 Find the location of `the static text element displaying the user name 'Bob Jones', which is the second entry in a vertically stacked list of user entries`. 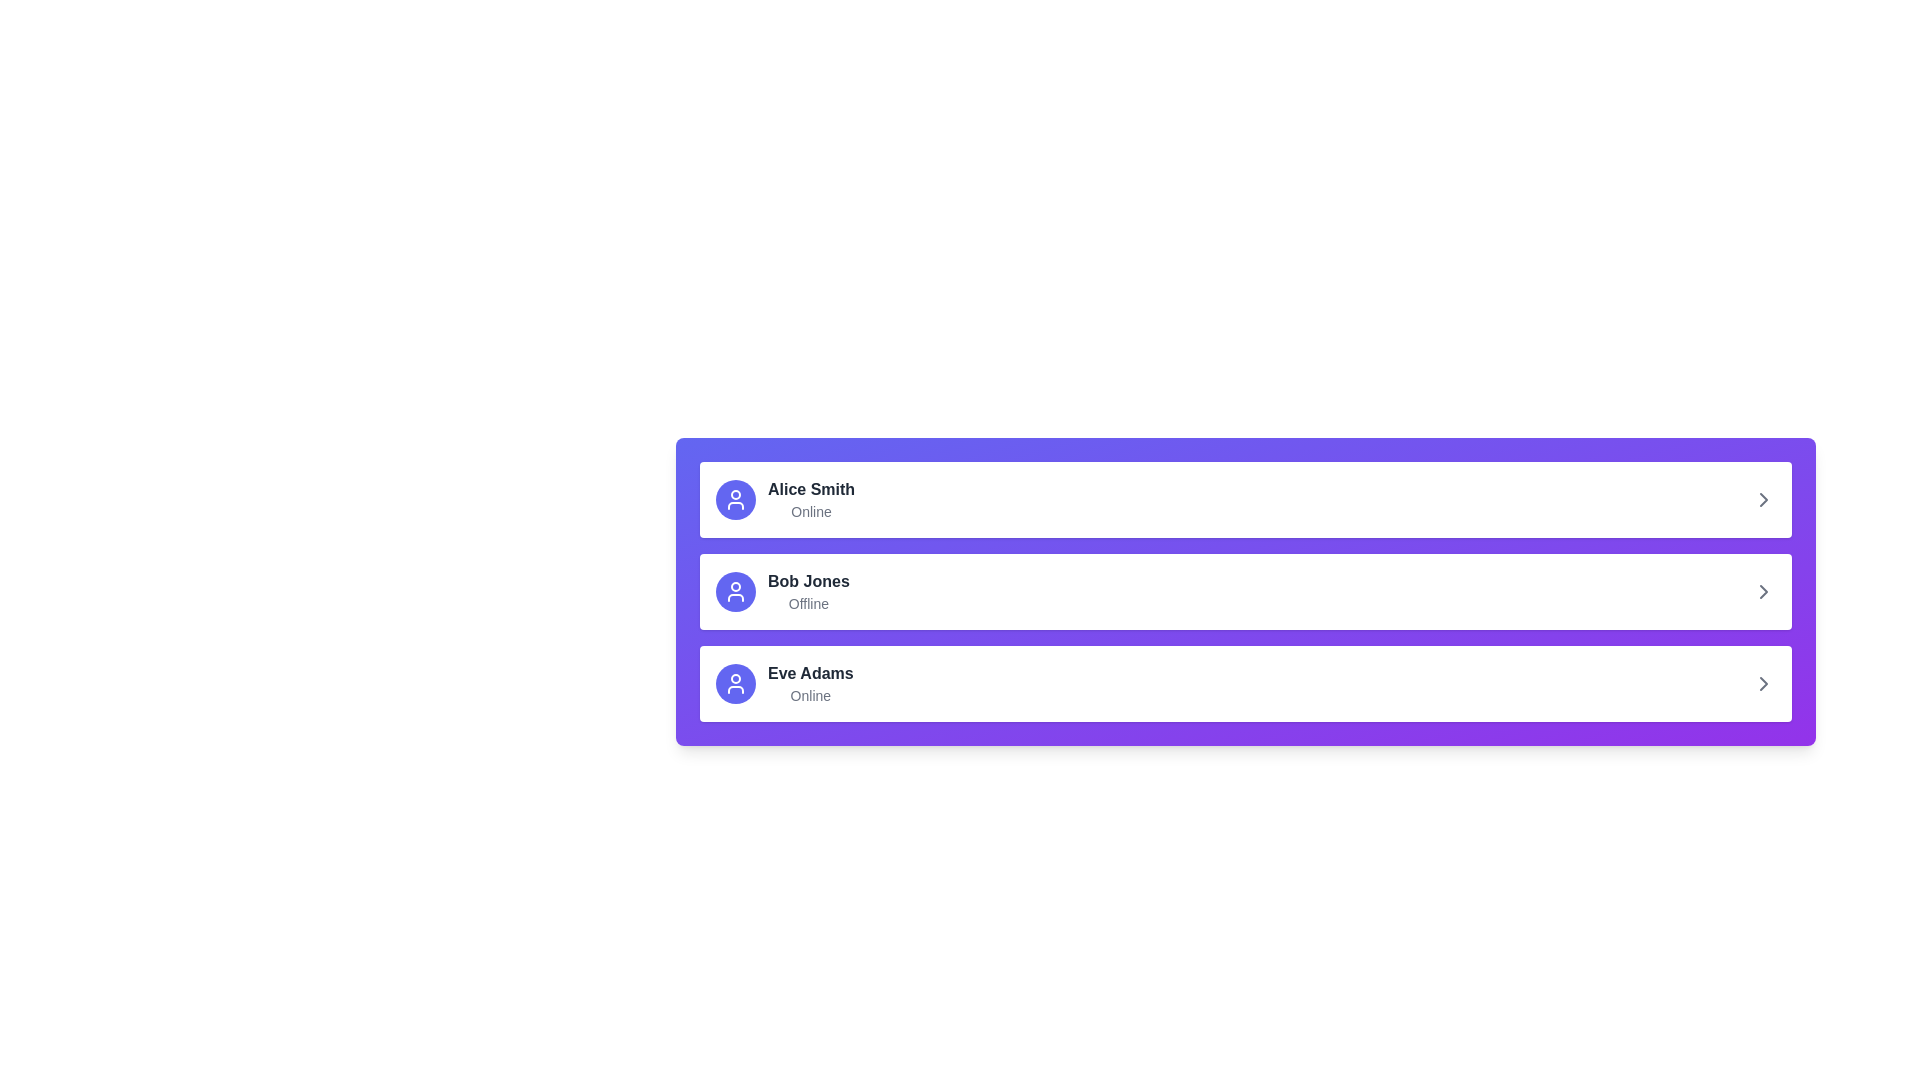

the static text element displaying the user name 'Bob Jones', which is the second entry in a vertically stacked list of user entries is located at coordinates (808, 582).